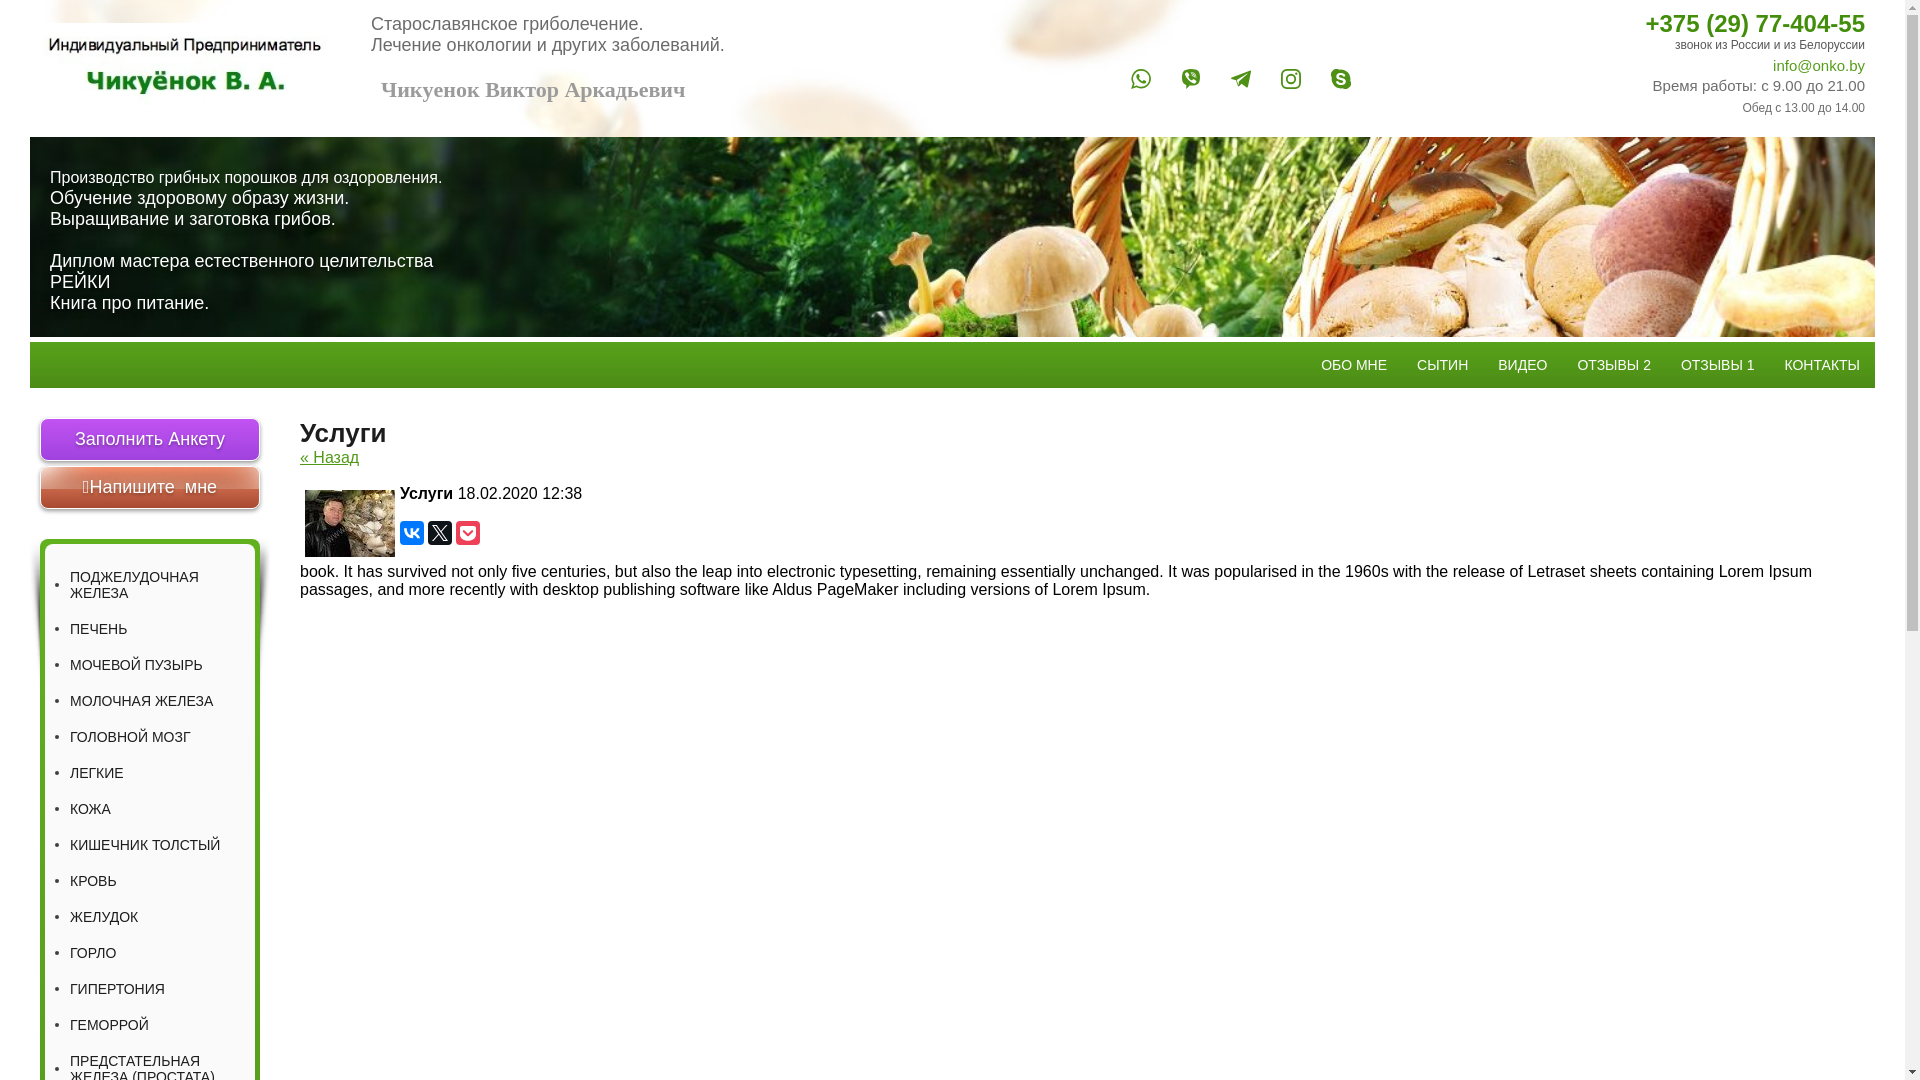 The height and width of the screenshot is (1080, 1920). I want to click on 'Twitter', so click(439, 531).